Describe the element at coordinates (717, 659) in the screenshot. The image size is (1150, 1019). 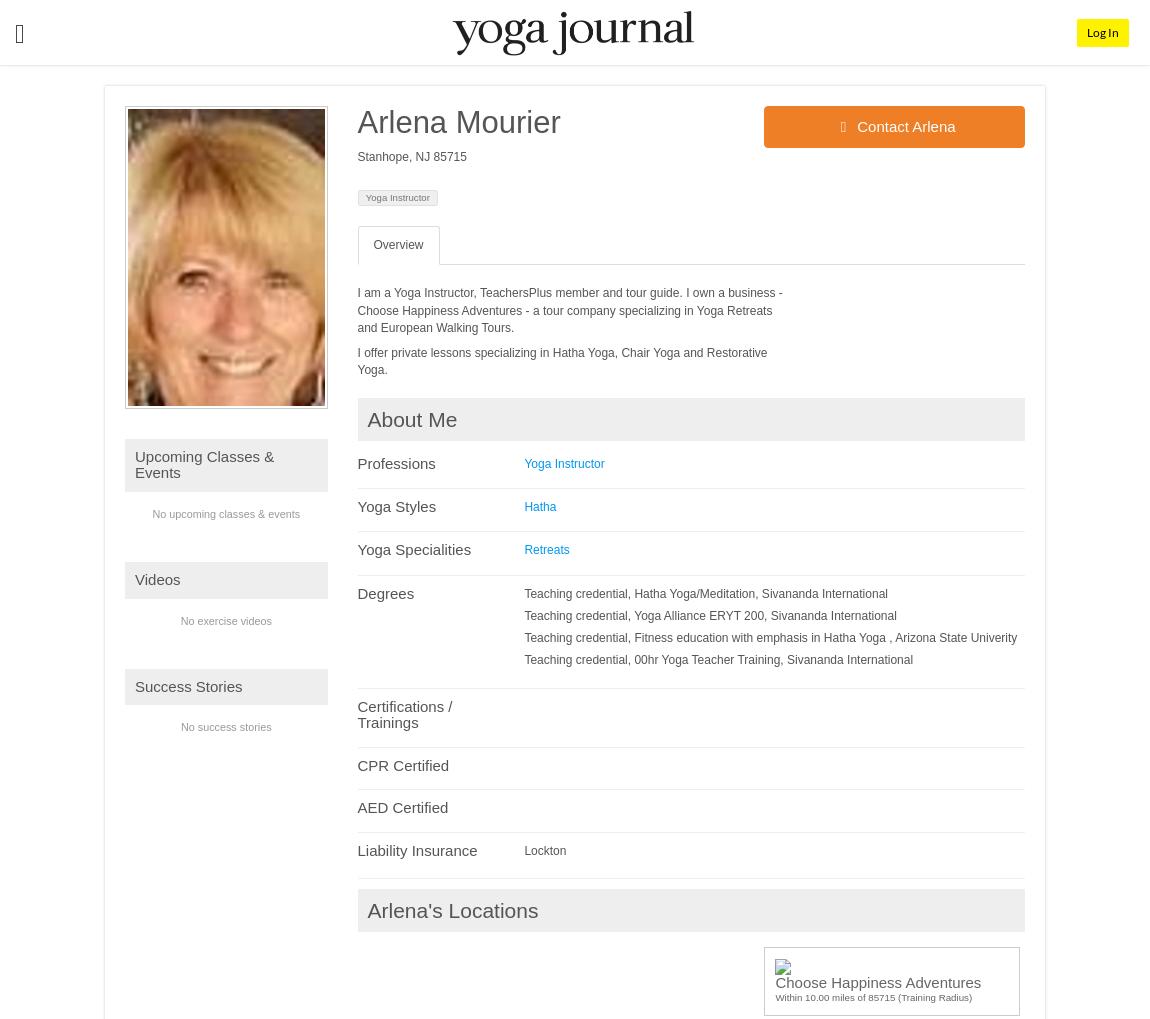
I see `'Teaching credential, 00hr Yoga Teacher Training, Sivananda International'` at that location.